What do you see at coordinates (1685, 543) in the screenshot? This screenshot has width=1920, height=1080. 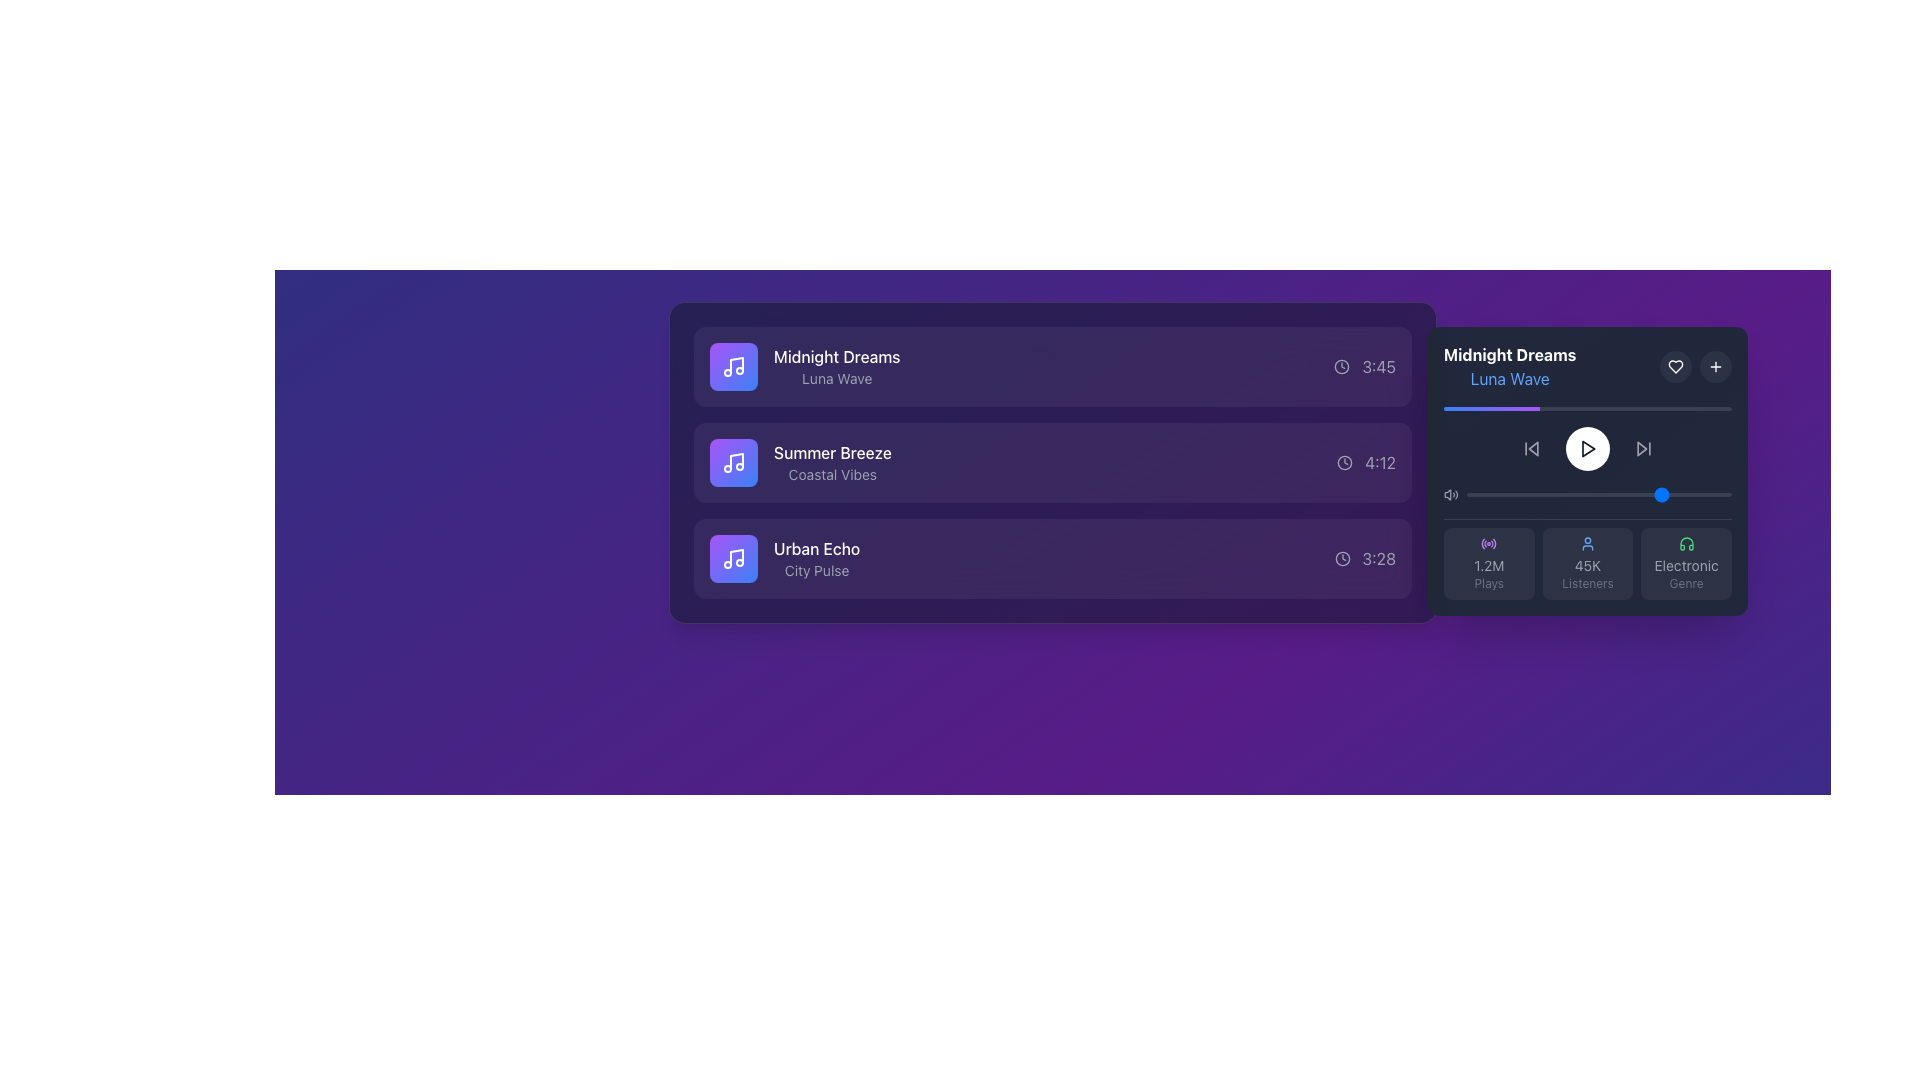 I see `the audio icon located in the bottom-right corner of the interface` at bounding box center [1685, 543].